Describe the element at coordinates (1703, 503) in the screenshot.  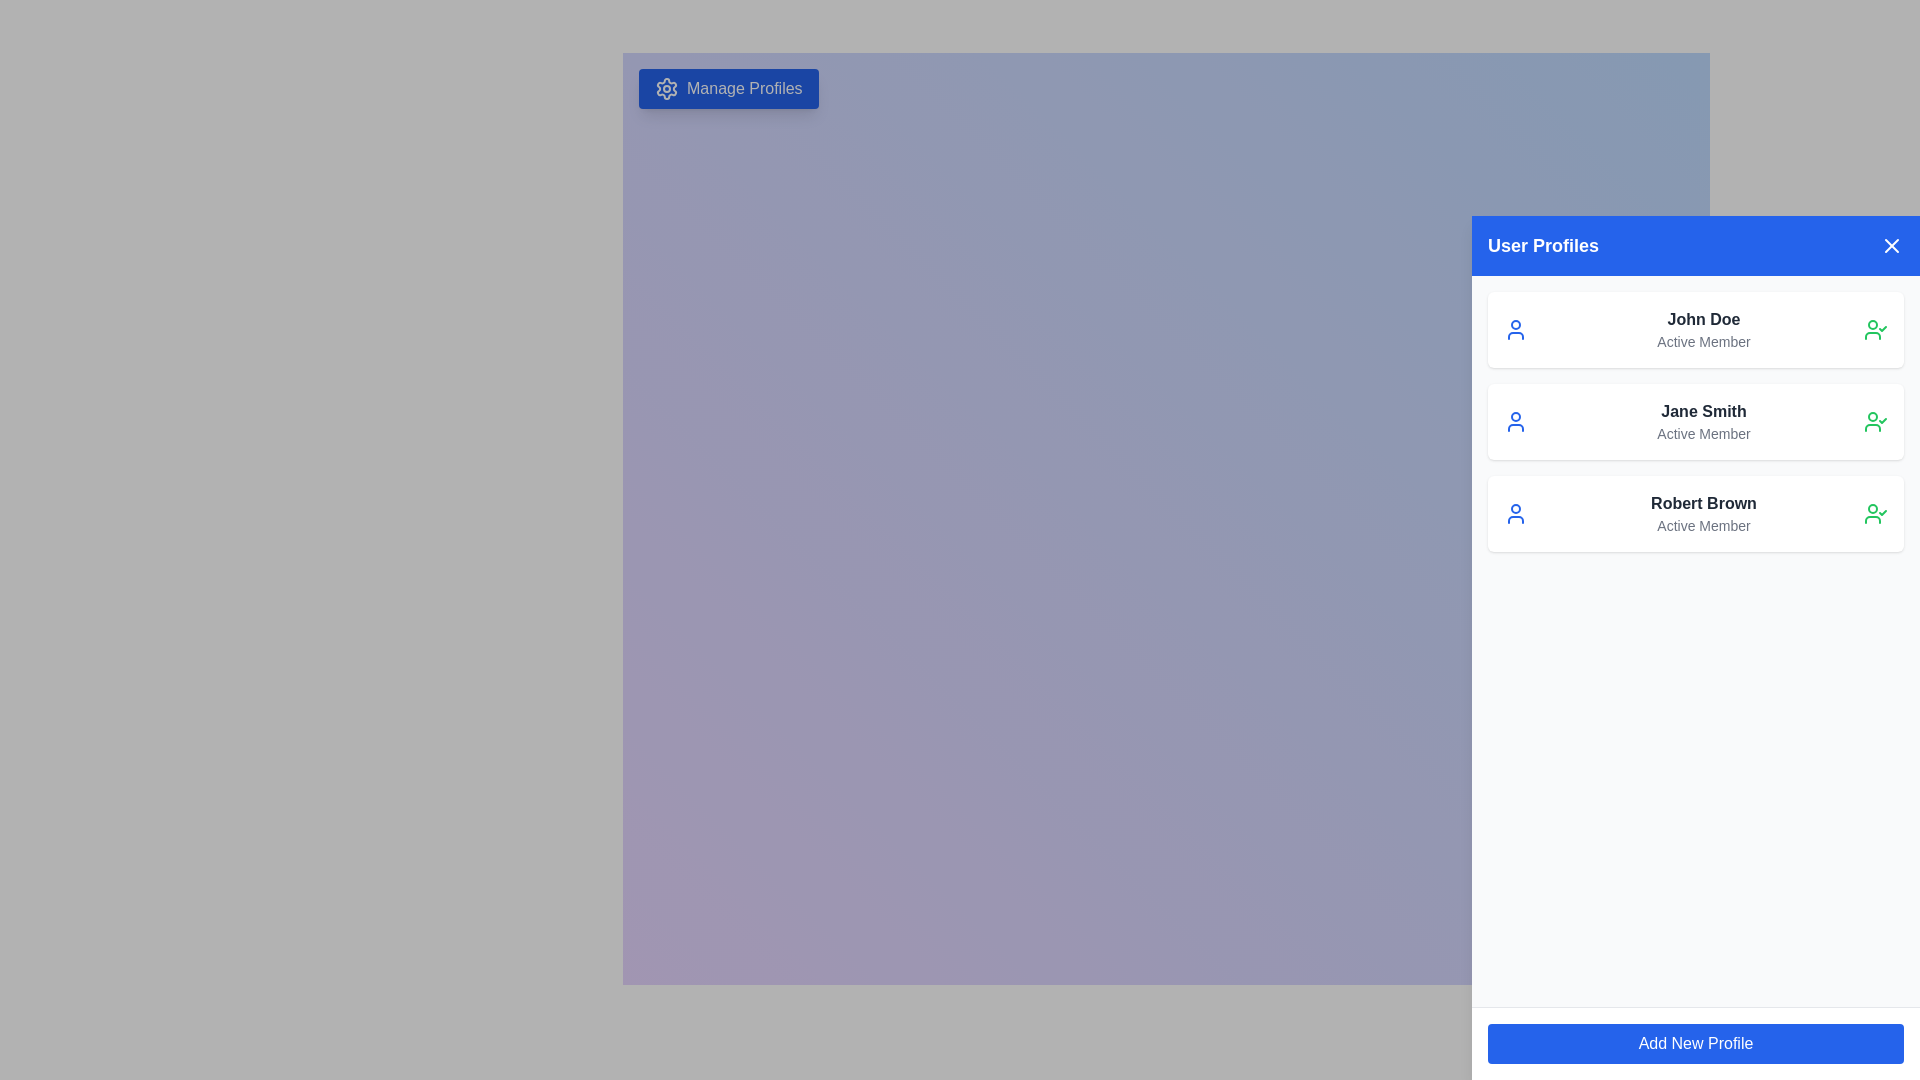
I see `the text element displaying the name 'Robert Brown', which serves as a label for the associated user profile entry in the User Profiles sidebar` at that location.